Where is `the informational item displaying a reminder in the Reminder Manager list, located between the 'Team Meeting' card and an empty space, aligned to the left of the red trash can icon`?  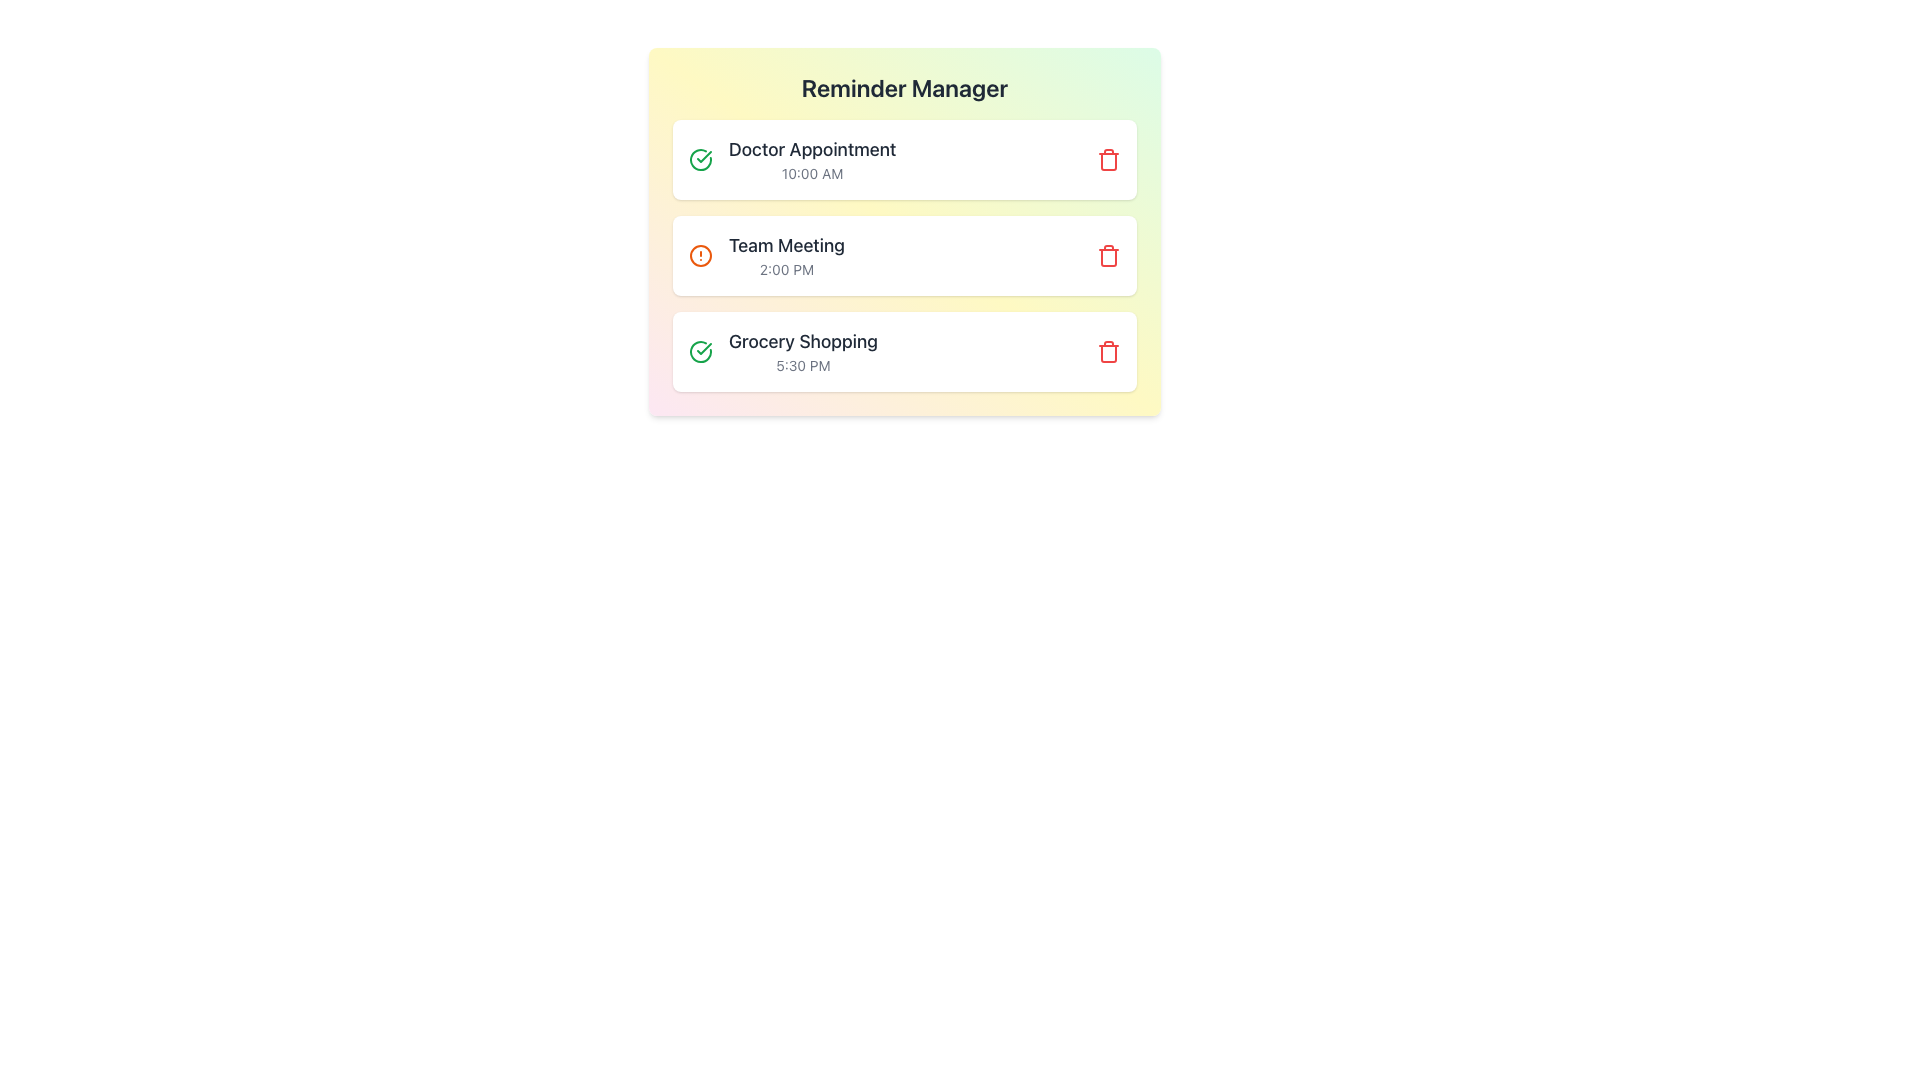 the informational item displaying a reminder in the Reminder Manager list, located between the 'Team Meeting' card and an empty space, aligned to the left of the red trash can icon is located at coordinates (782, 350).